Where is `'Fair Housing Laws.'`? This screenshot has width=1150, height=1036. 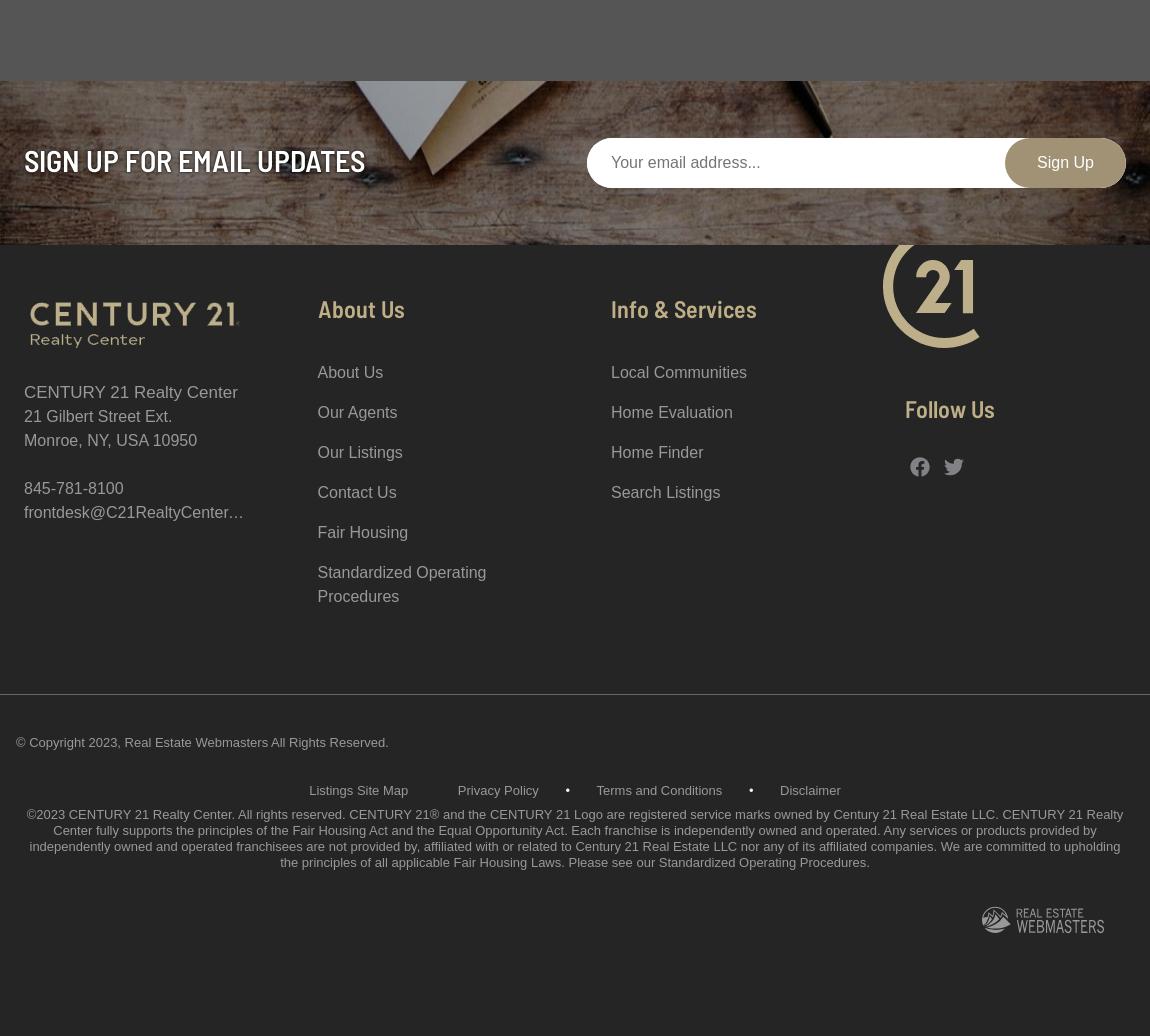
'Fair Housing Laws.' is located at coordinates (508, 862).